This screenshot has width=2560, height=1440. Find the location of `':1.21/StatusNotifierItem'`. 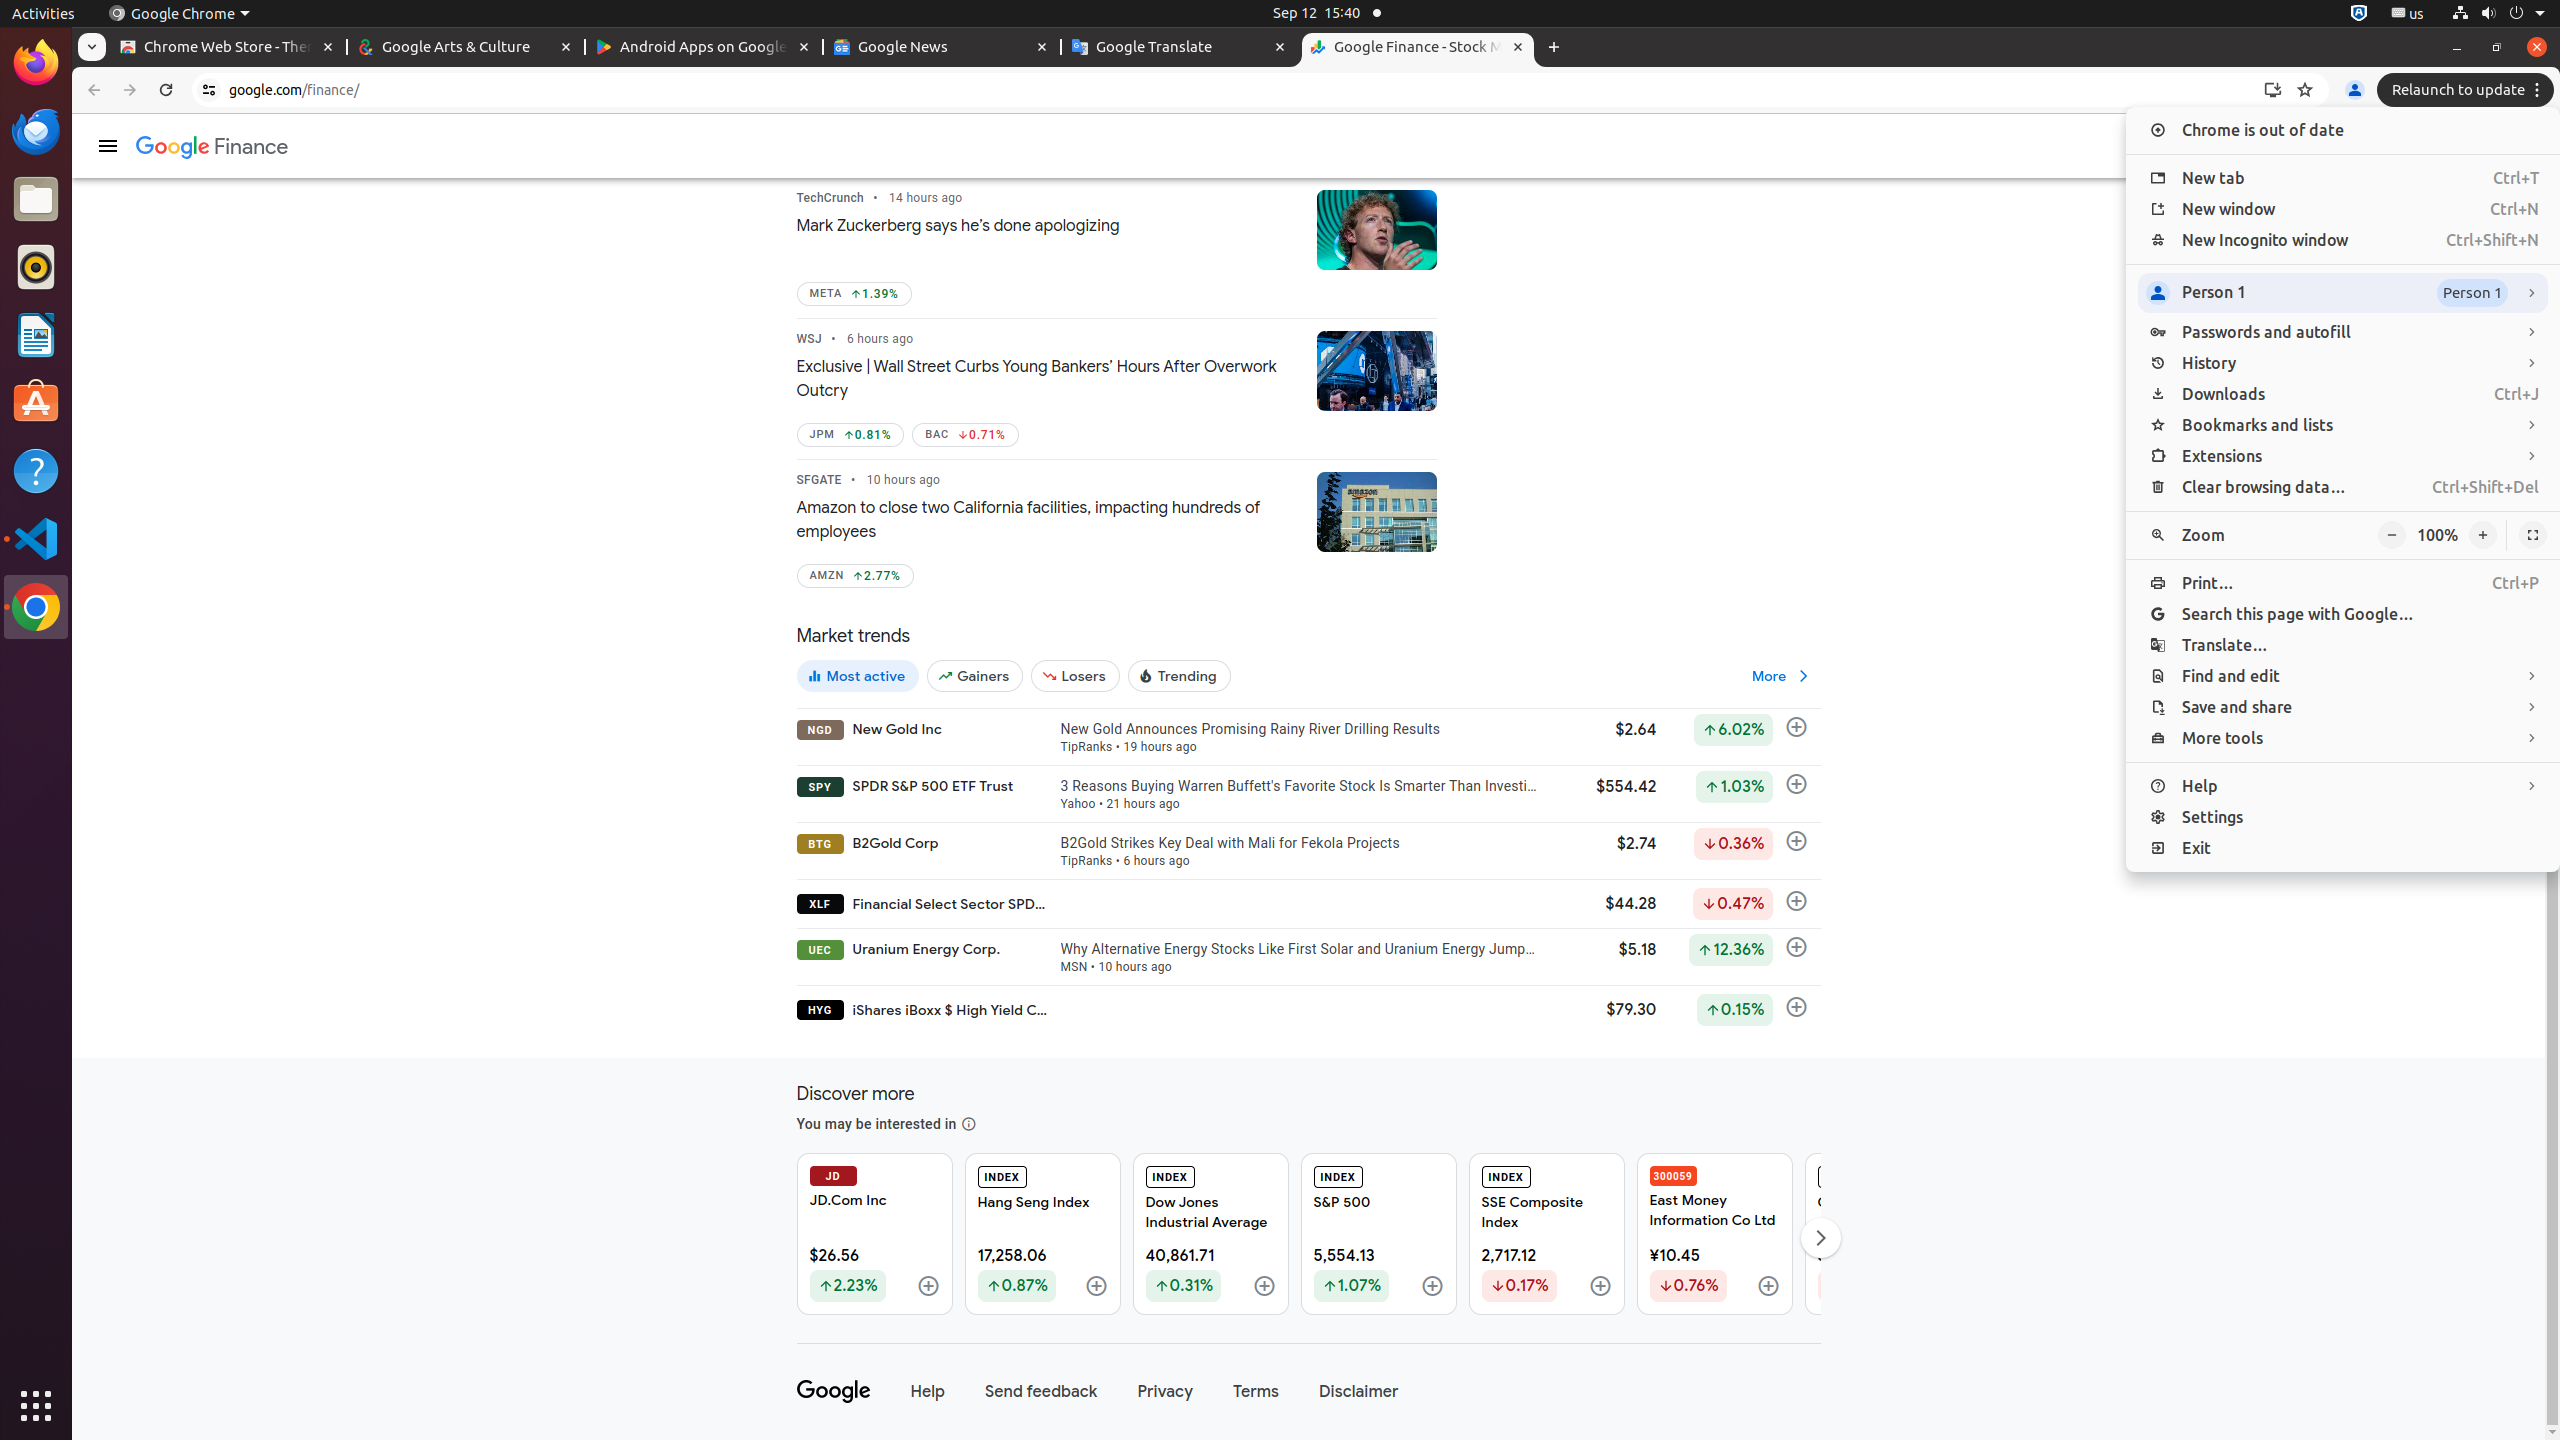

':1.21/StatusNotifierItem' is located at coordinates (2406, 12).